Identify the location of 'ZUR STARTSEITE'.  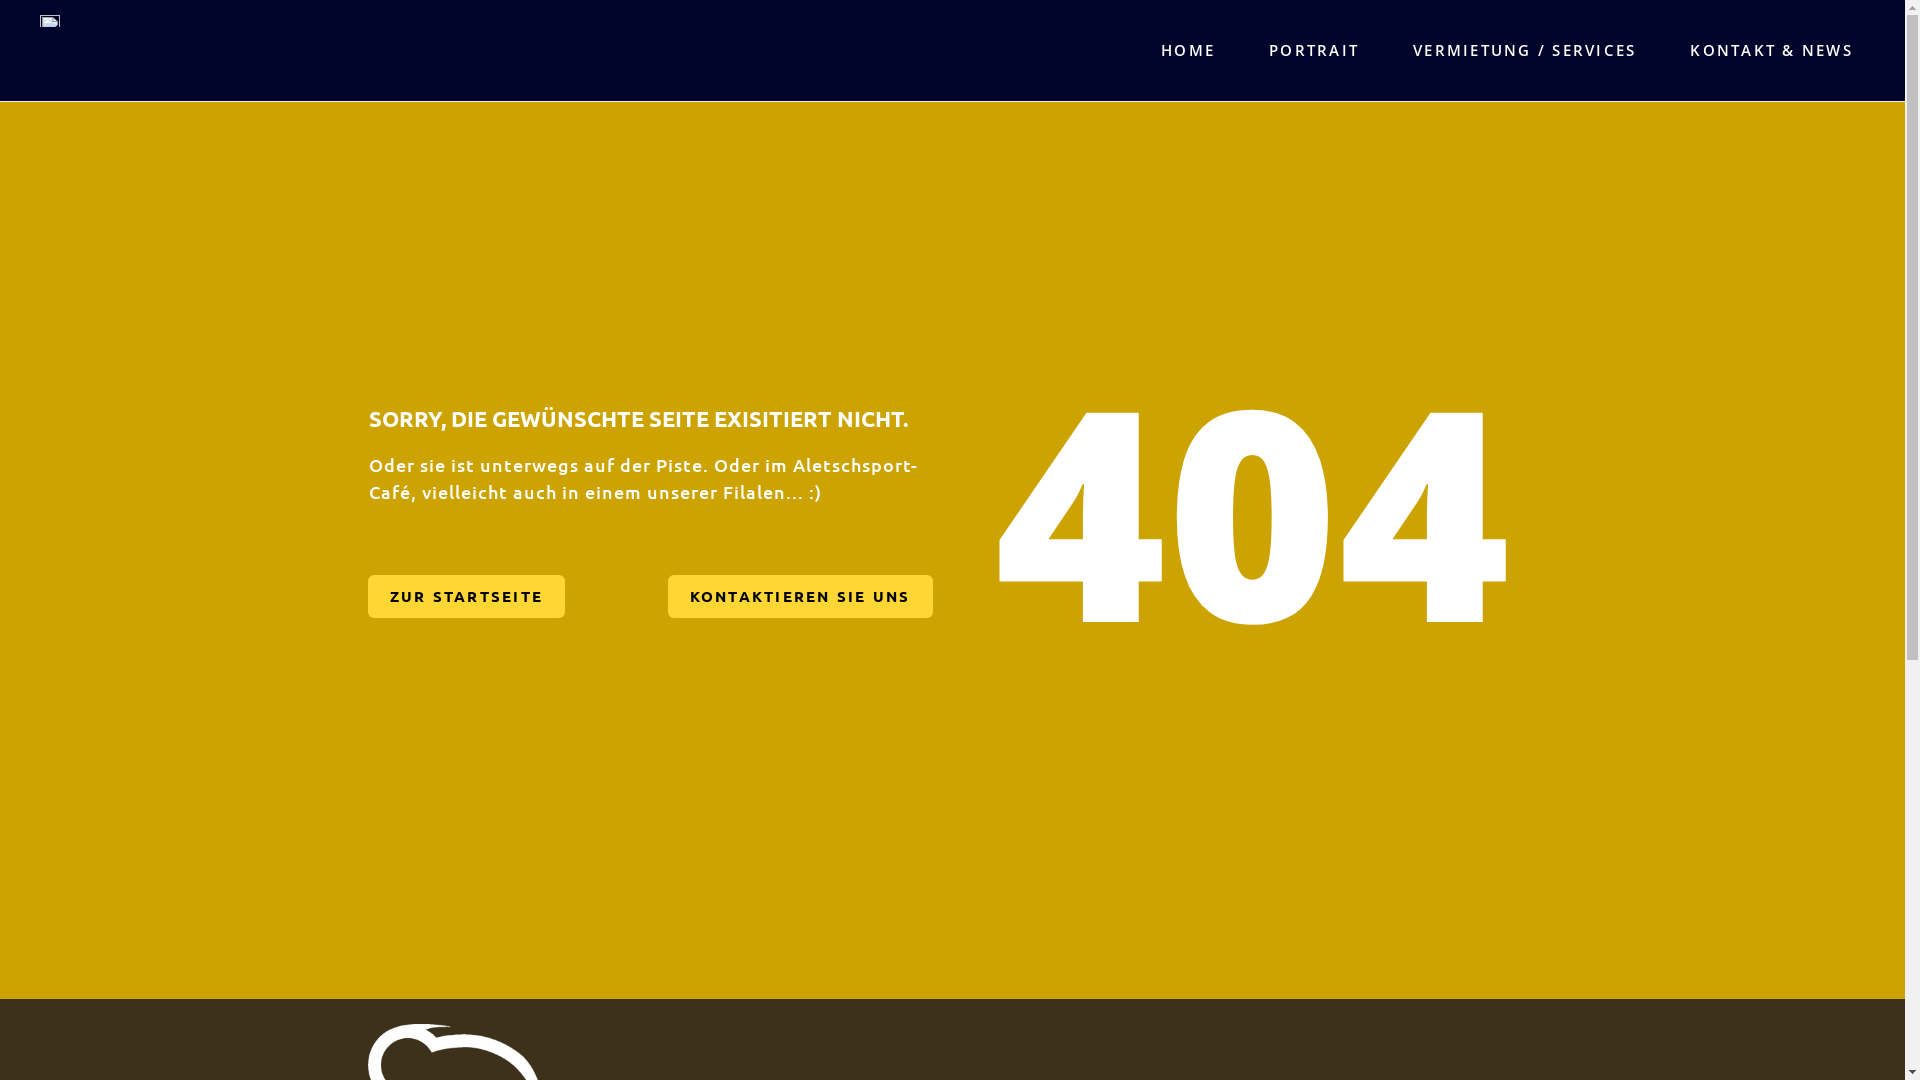
(465, 595).